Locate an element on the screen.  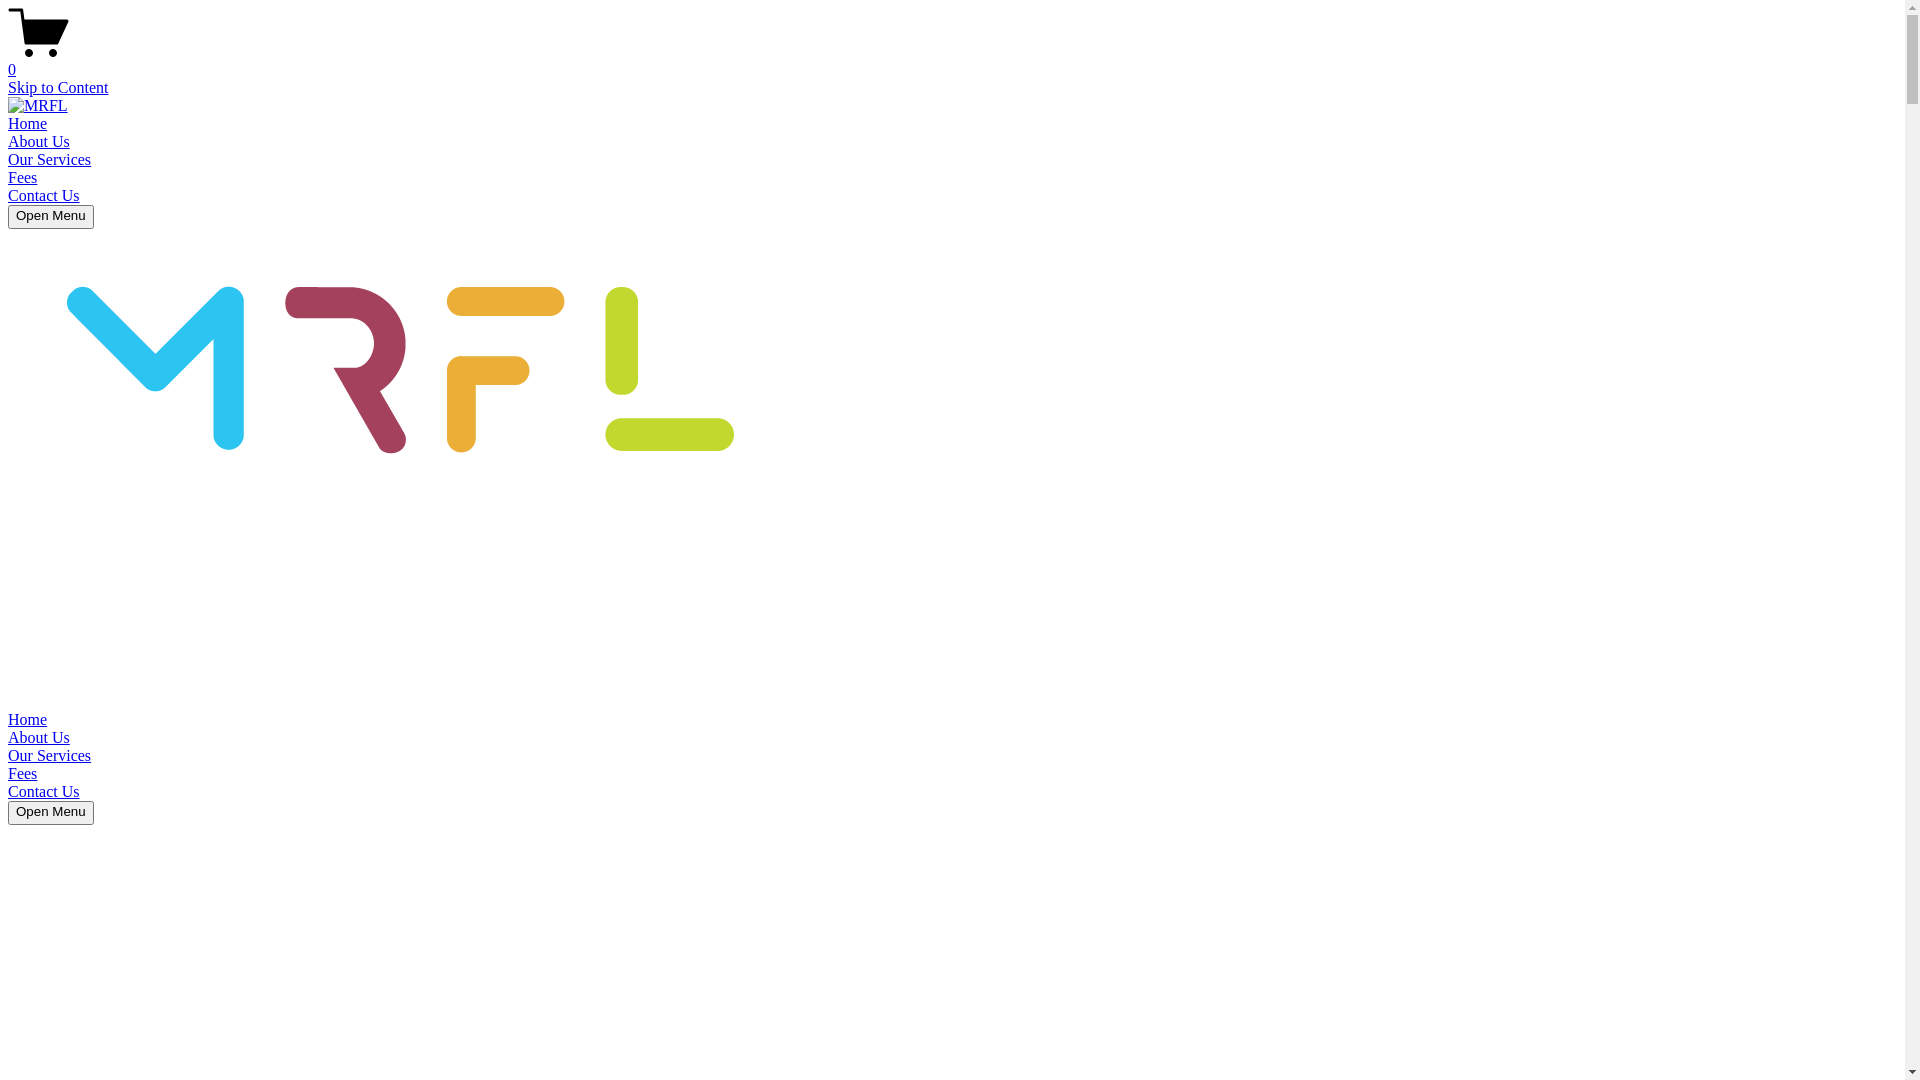
'Contact Us' is located at coordinates (43, 790).